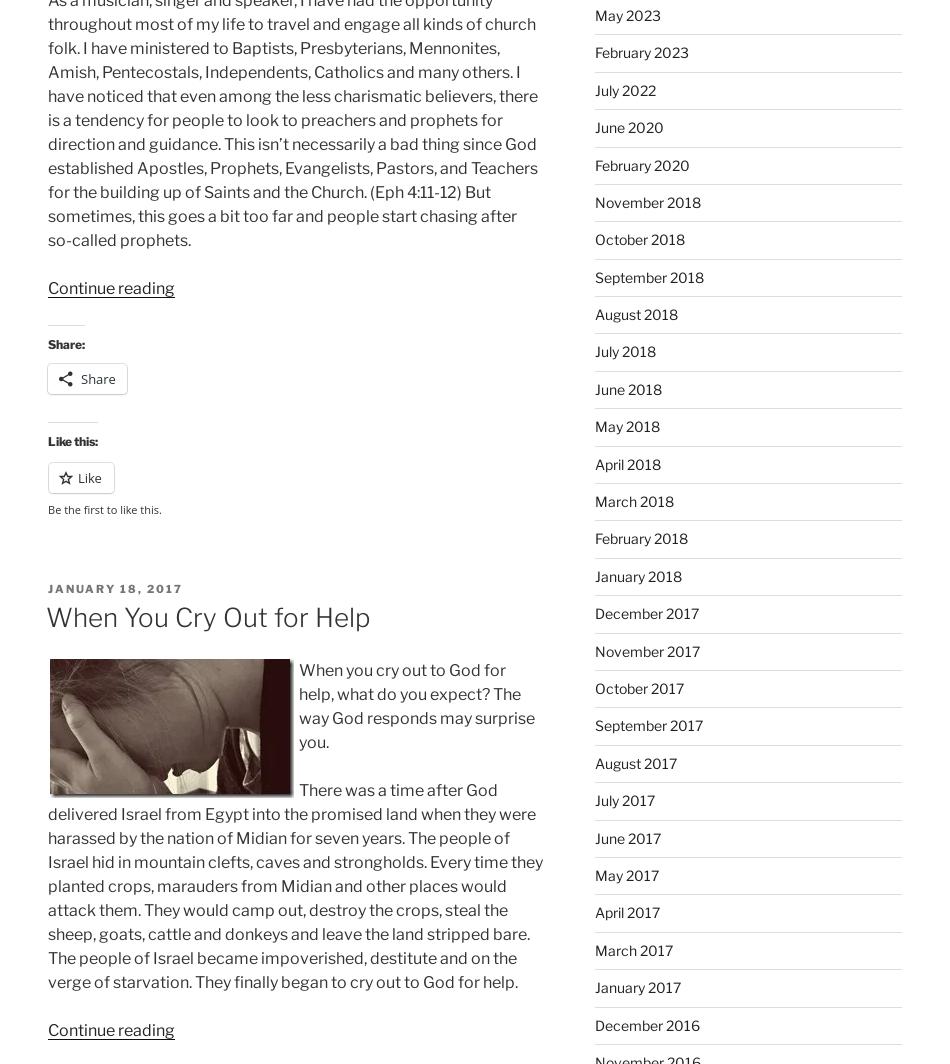 The width and height of the screenshot is (950, 1064). Describe the element at coordinates (627, 14) in the screenshot. I see `'May 2023'` at that location.